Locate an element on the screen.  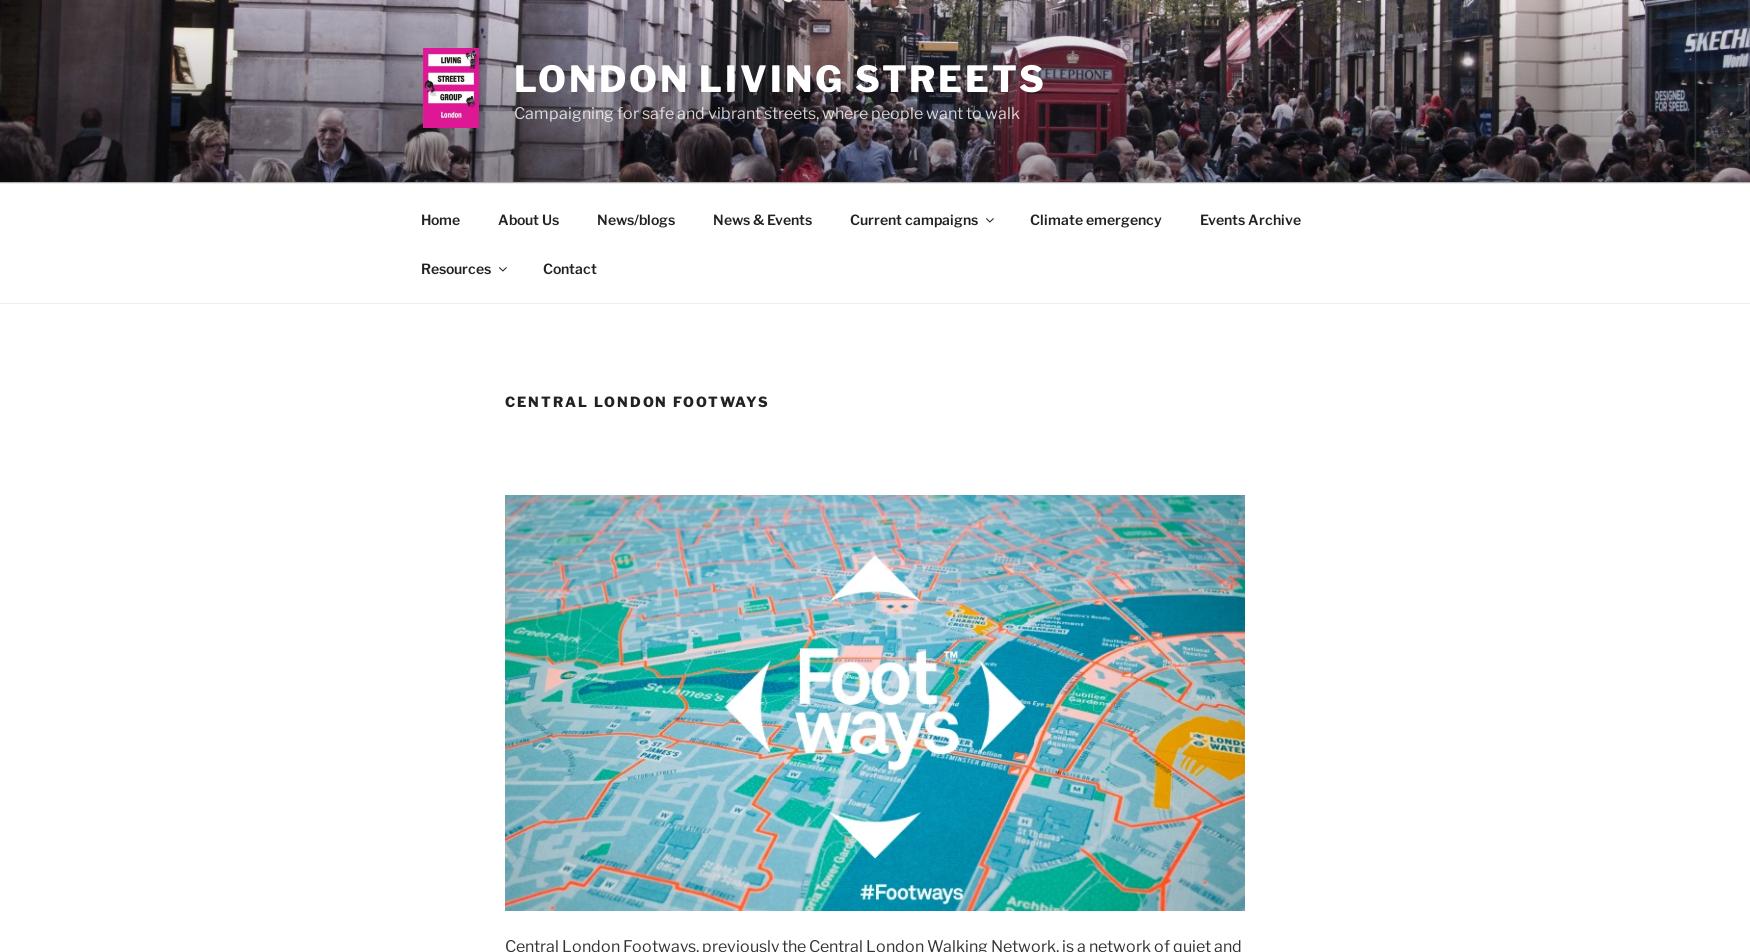
'Campaigning for safe and vibrant streets, where people want to walk' is located at coordinates (766, 113).